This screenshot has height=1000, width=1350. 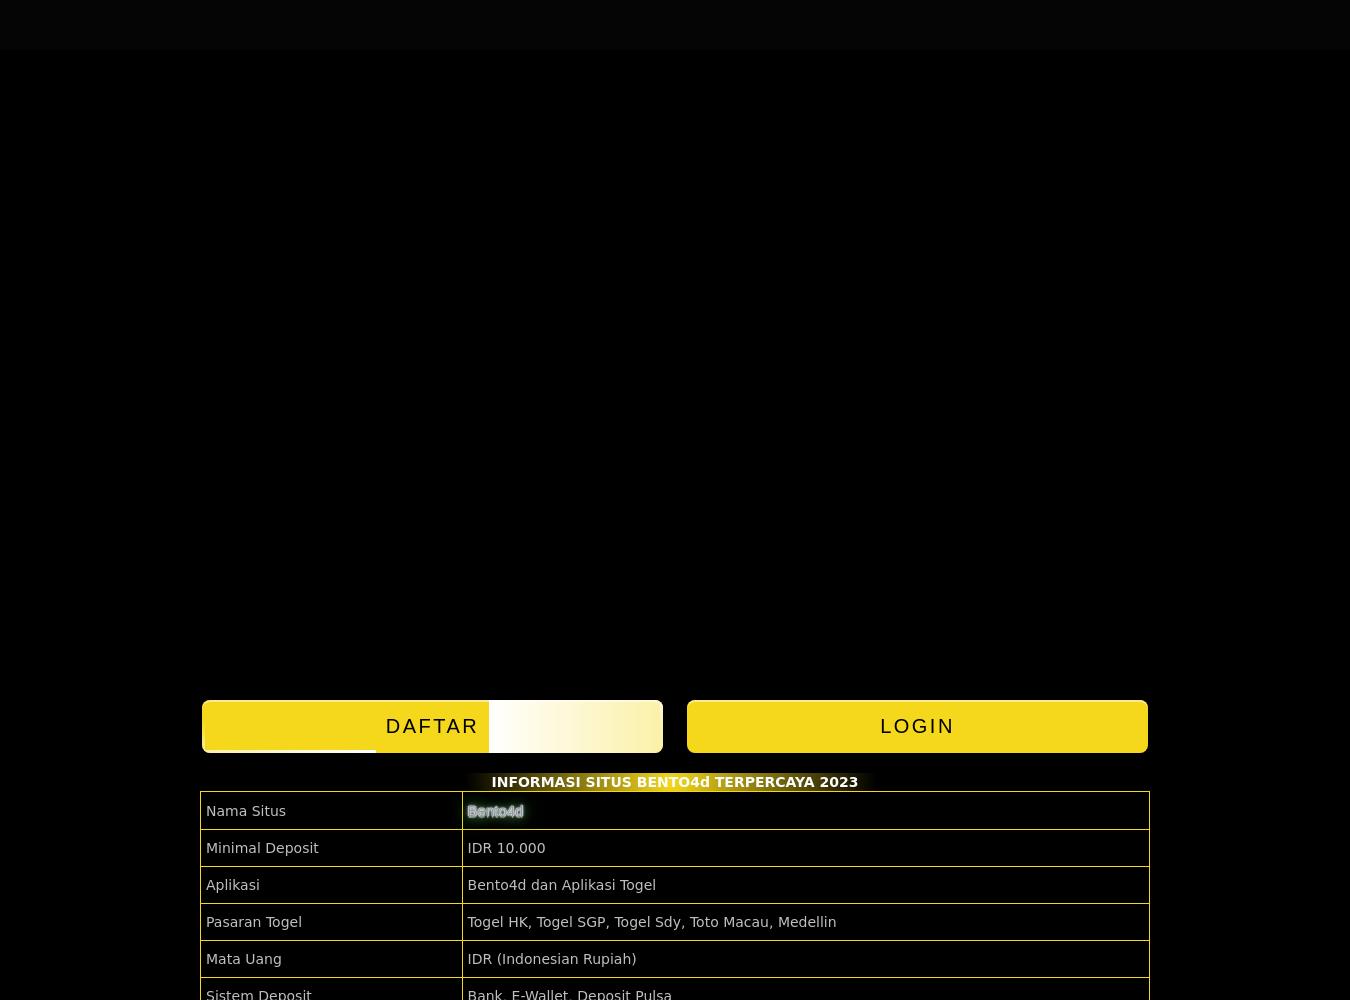 I want to click on 'Bento4d', so click(x=494, y=810).